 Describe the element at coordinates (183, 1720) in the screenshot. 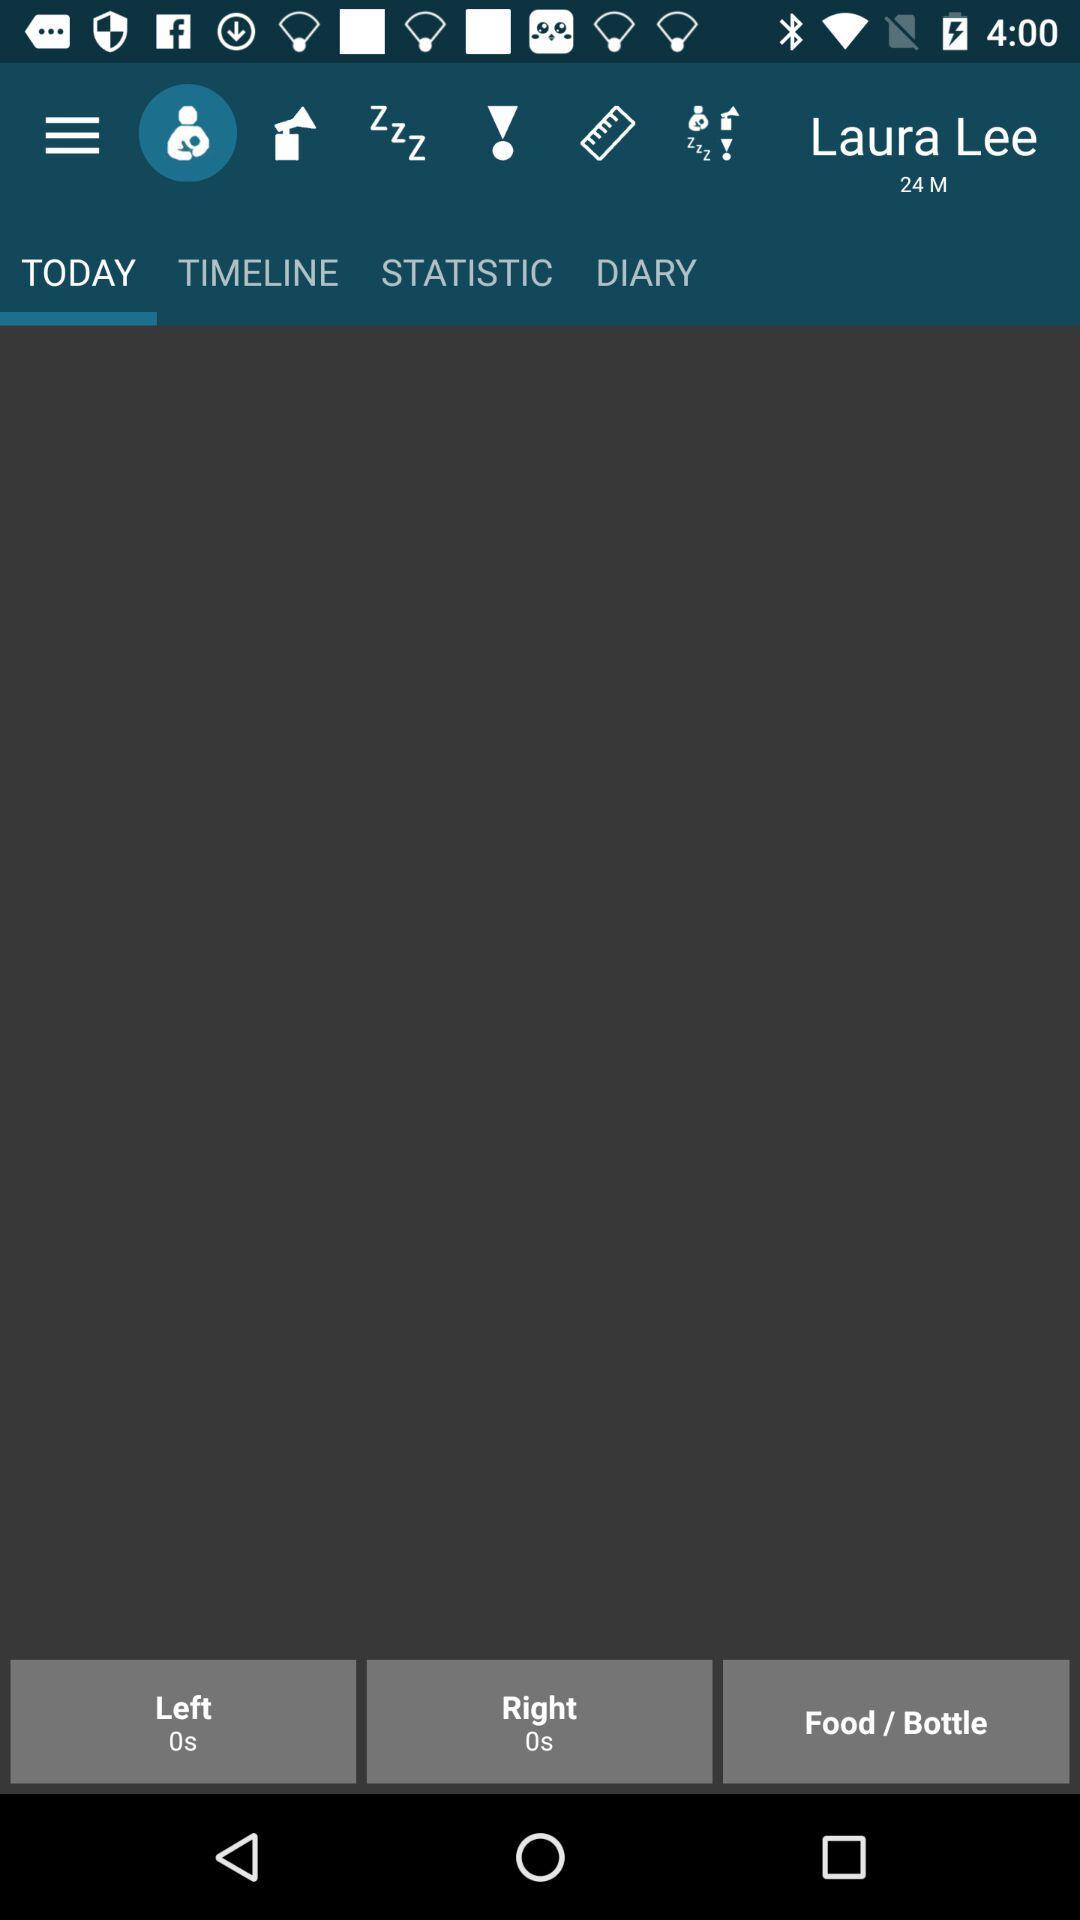

I see `left` at that location.